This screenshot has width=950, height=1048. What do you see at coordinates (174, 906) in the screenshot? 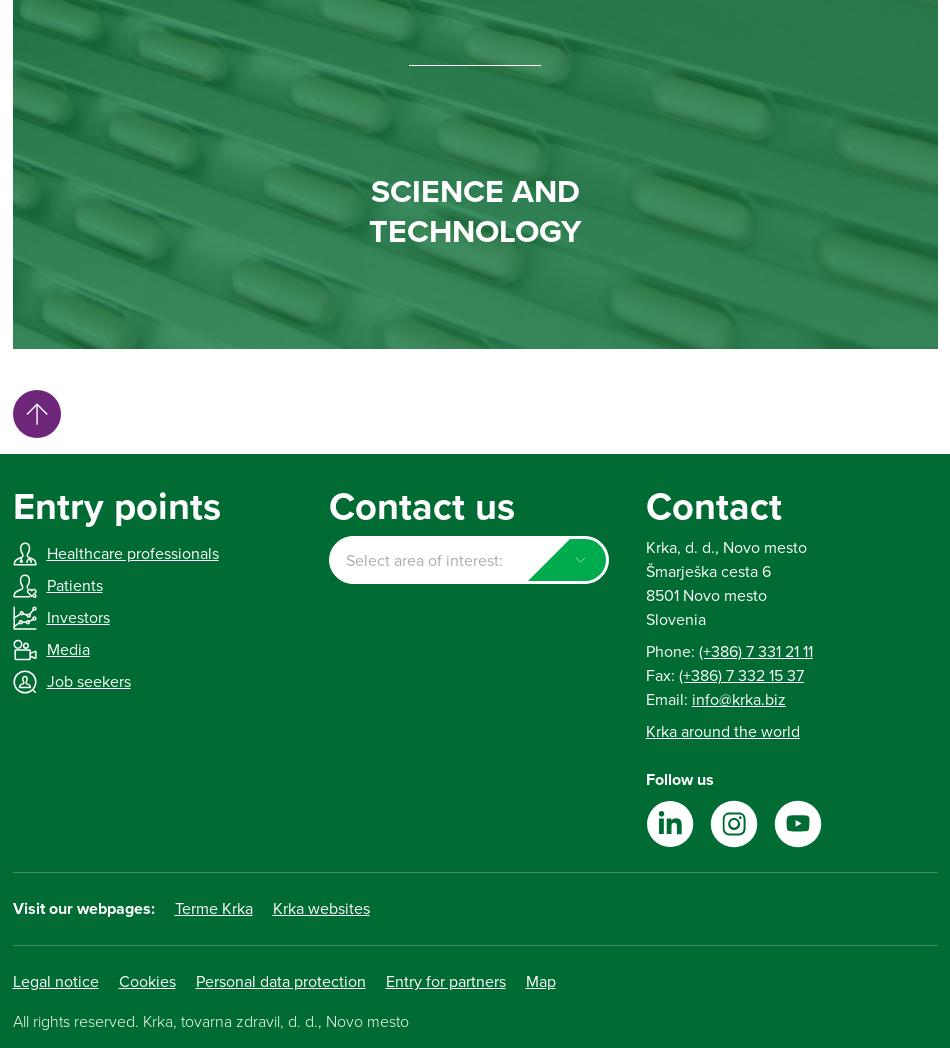
I see `'Terme Krka'` at bounding box center [174, 906].